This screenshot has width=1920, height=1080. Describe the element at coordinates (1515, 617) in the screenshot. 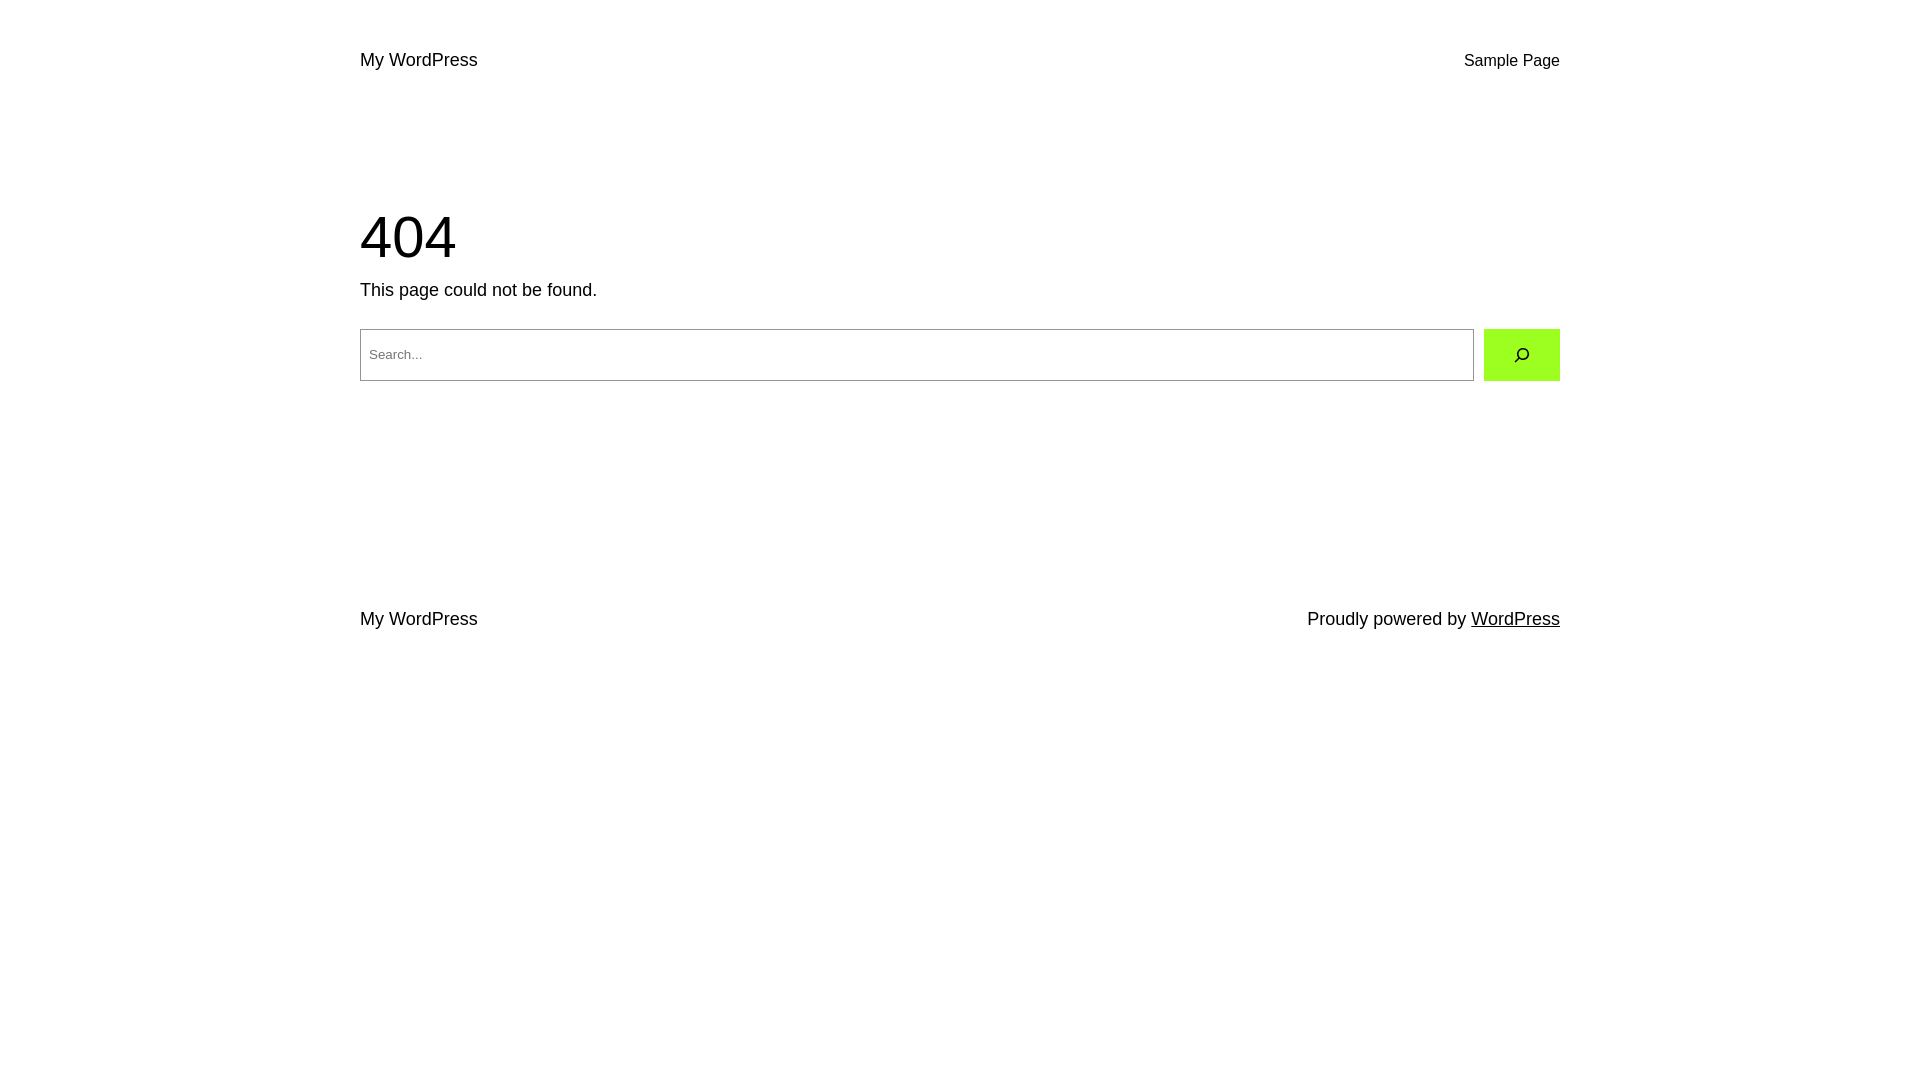

I see `'WordPress'` at that location.